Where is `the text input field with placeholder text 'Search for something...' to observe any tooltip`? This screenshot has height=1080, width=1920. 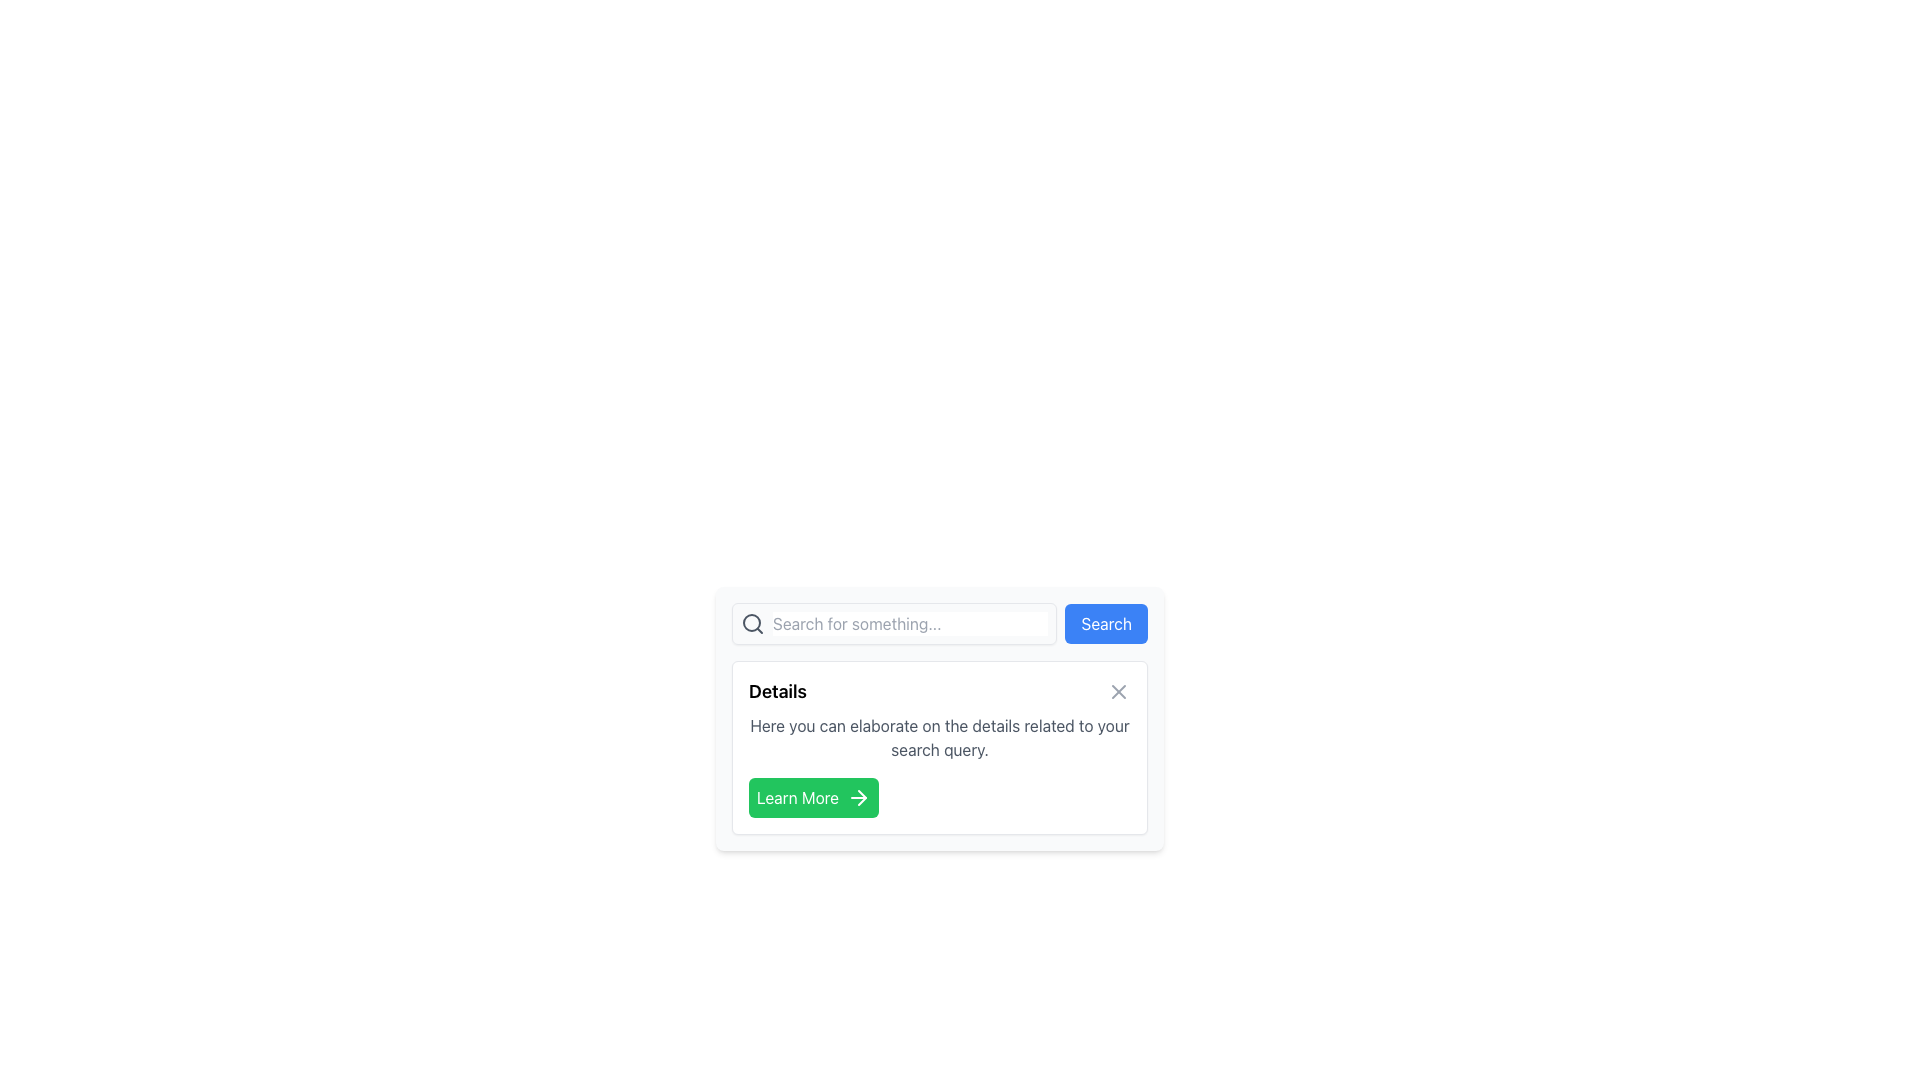
the text input field with placeholder text 'Search for something...' to observe any tooltip is located at coordinates (909, 623).